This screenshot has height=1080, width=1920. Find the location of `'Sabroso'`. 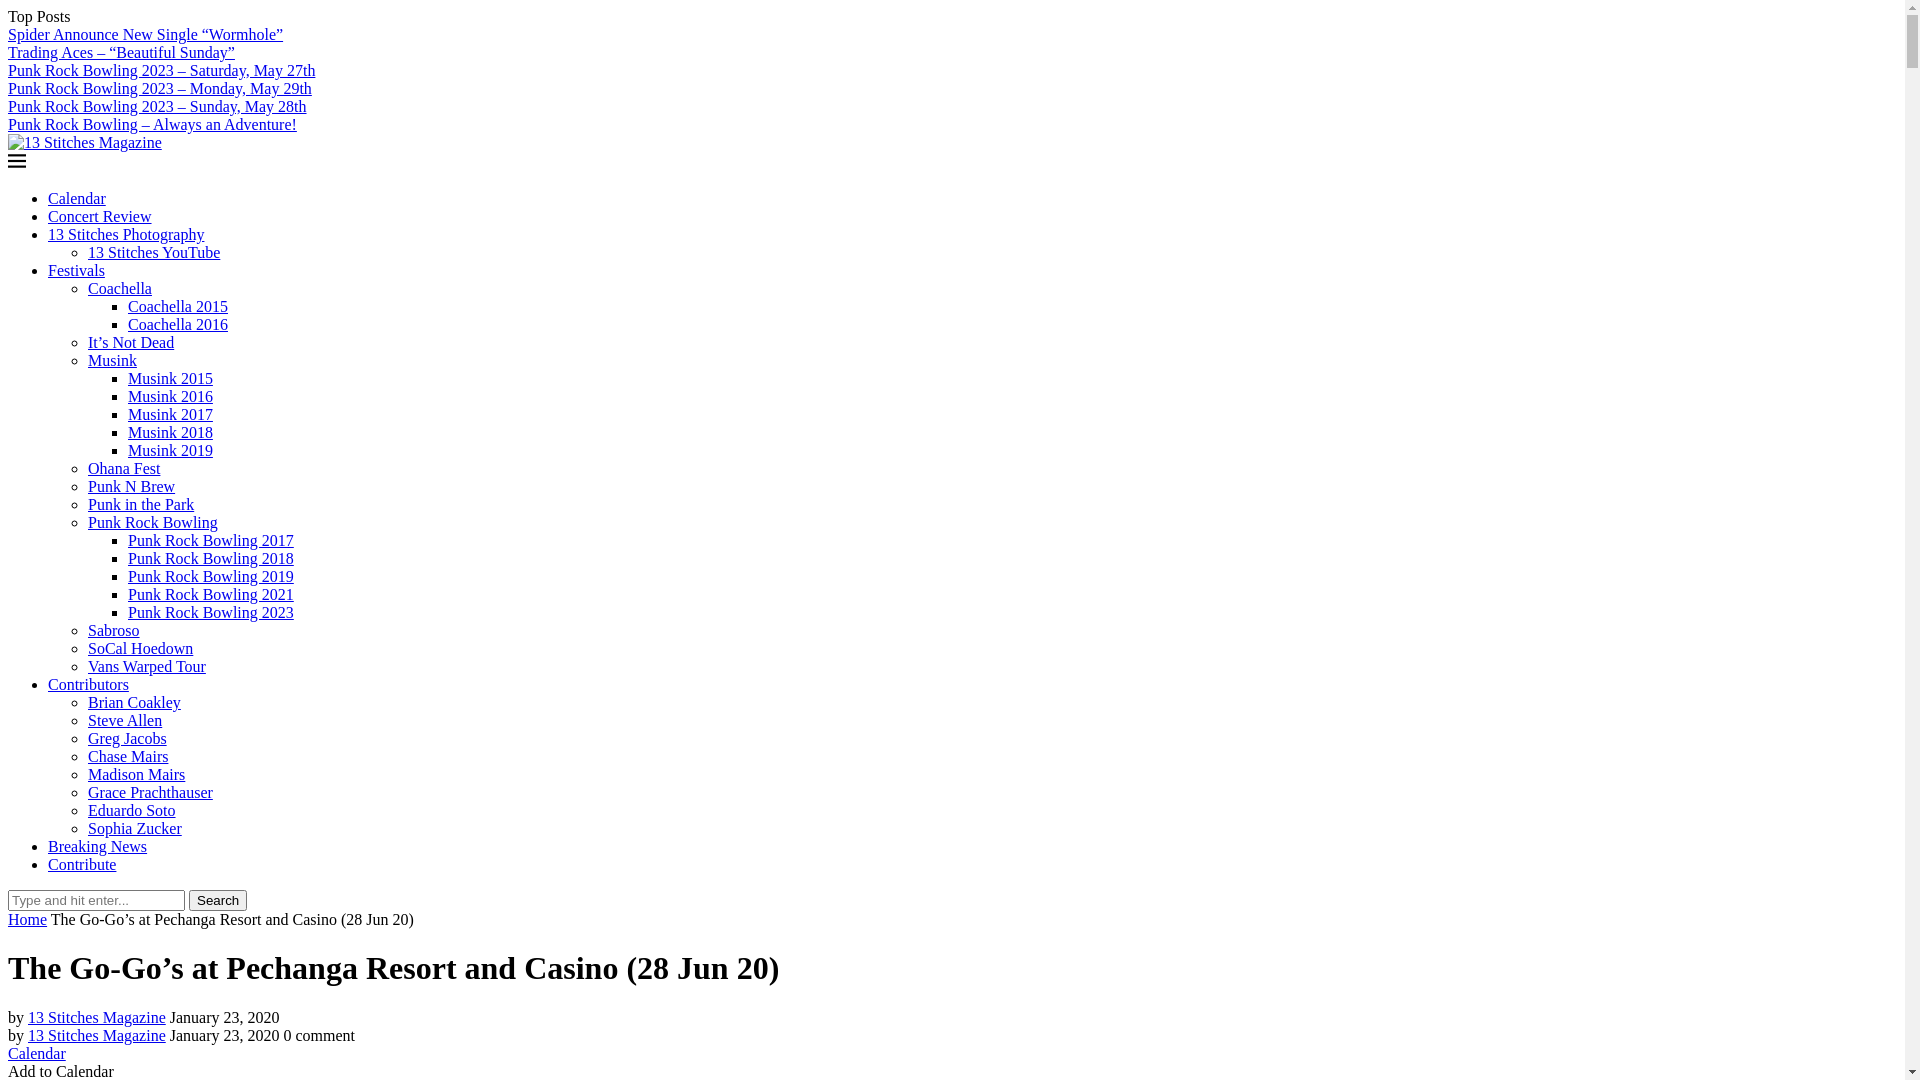

'Sabroso' is located at coordinates (86, 630).